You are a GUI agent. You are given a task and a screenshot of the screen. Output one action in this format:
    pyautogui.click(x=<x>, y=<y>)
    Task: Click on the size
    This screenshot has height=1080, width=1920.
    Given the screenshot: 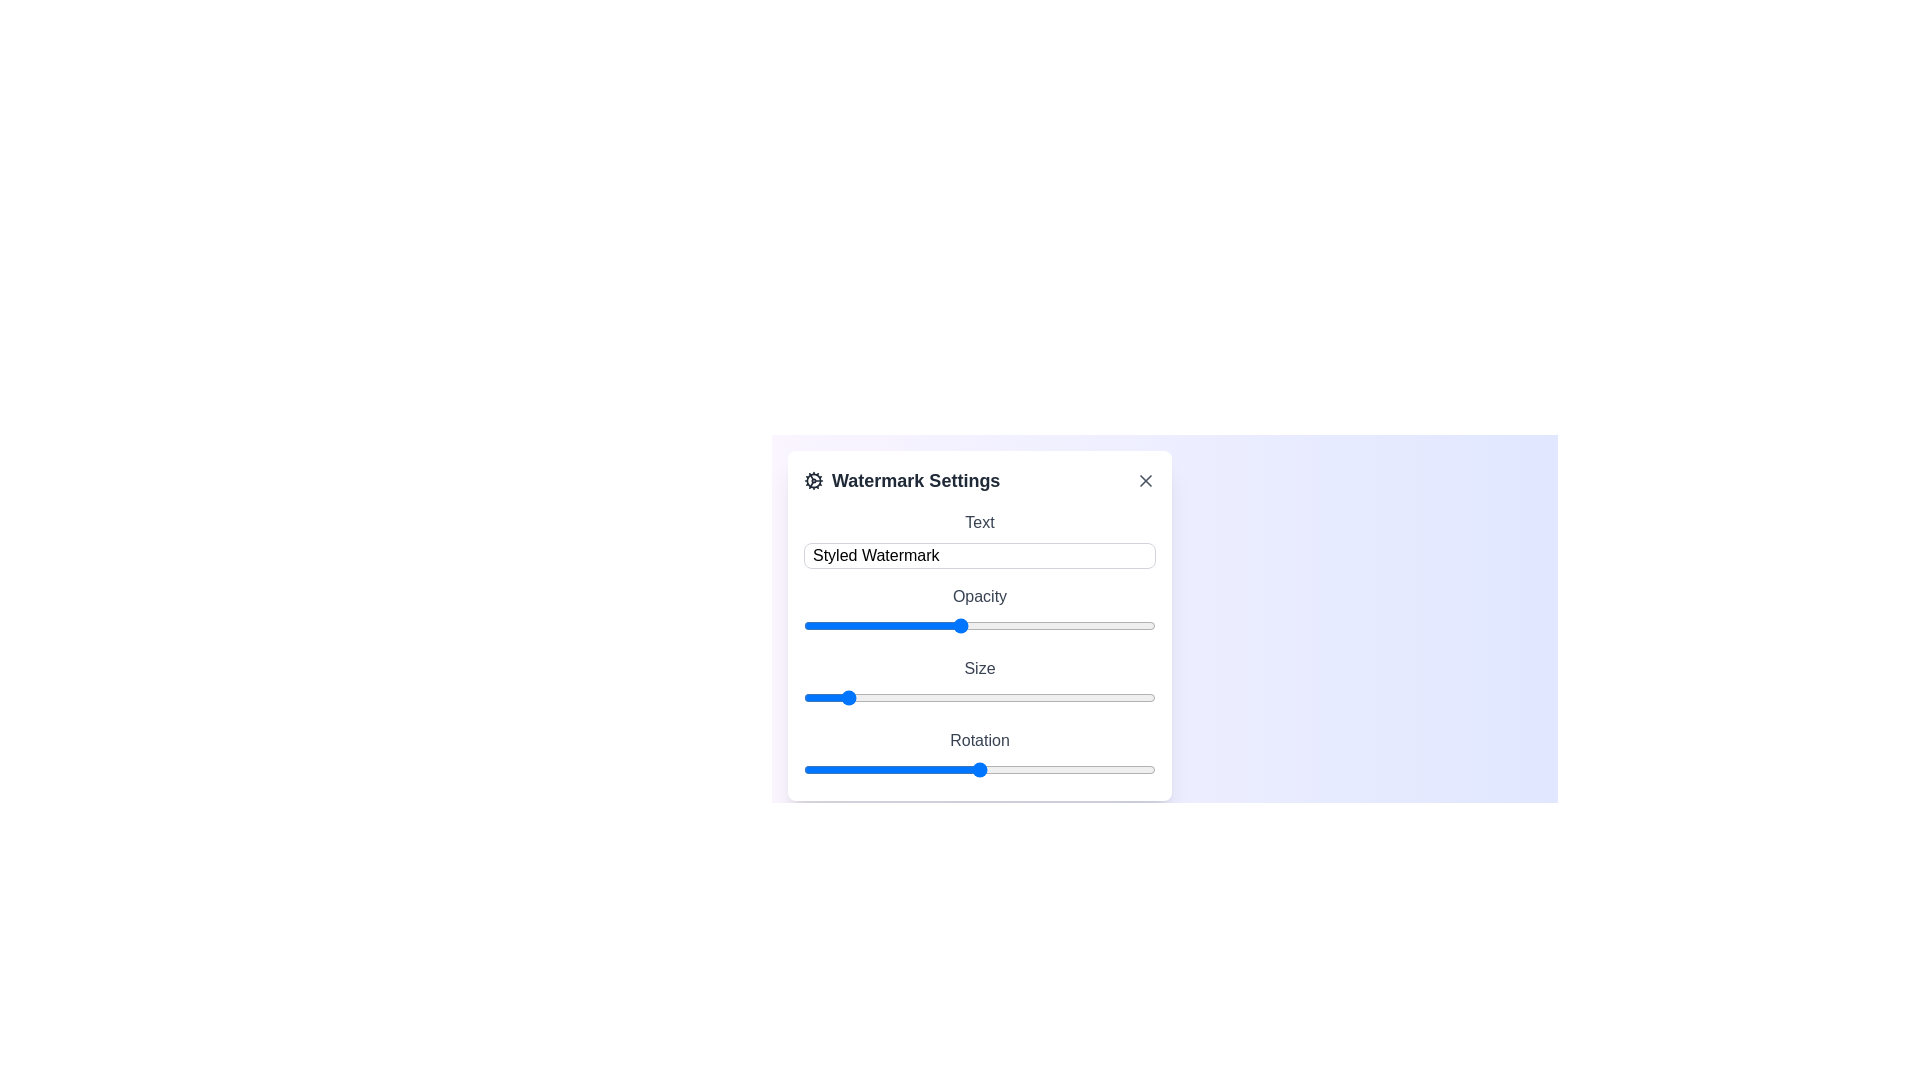 What is the action you would take?
    pyautogui.click(x=910, y=697)
    